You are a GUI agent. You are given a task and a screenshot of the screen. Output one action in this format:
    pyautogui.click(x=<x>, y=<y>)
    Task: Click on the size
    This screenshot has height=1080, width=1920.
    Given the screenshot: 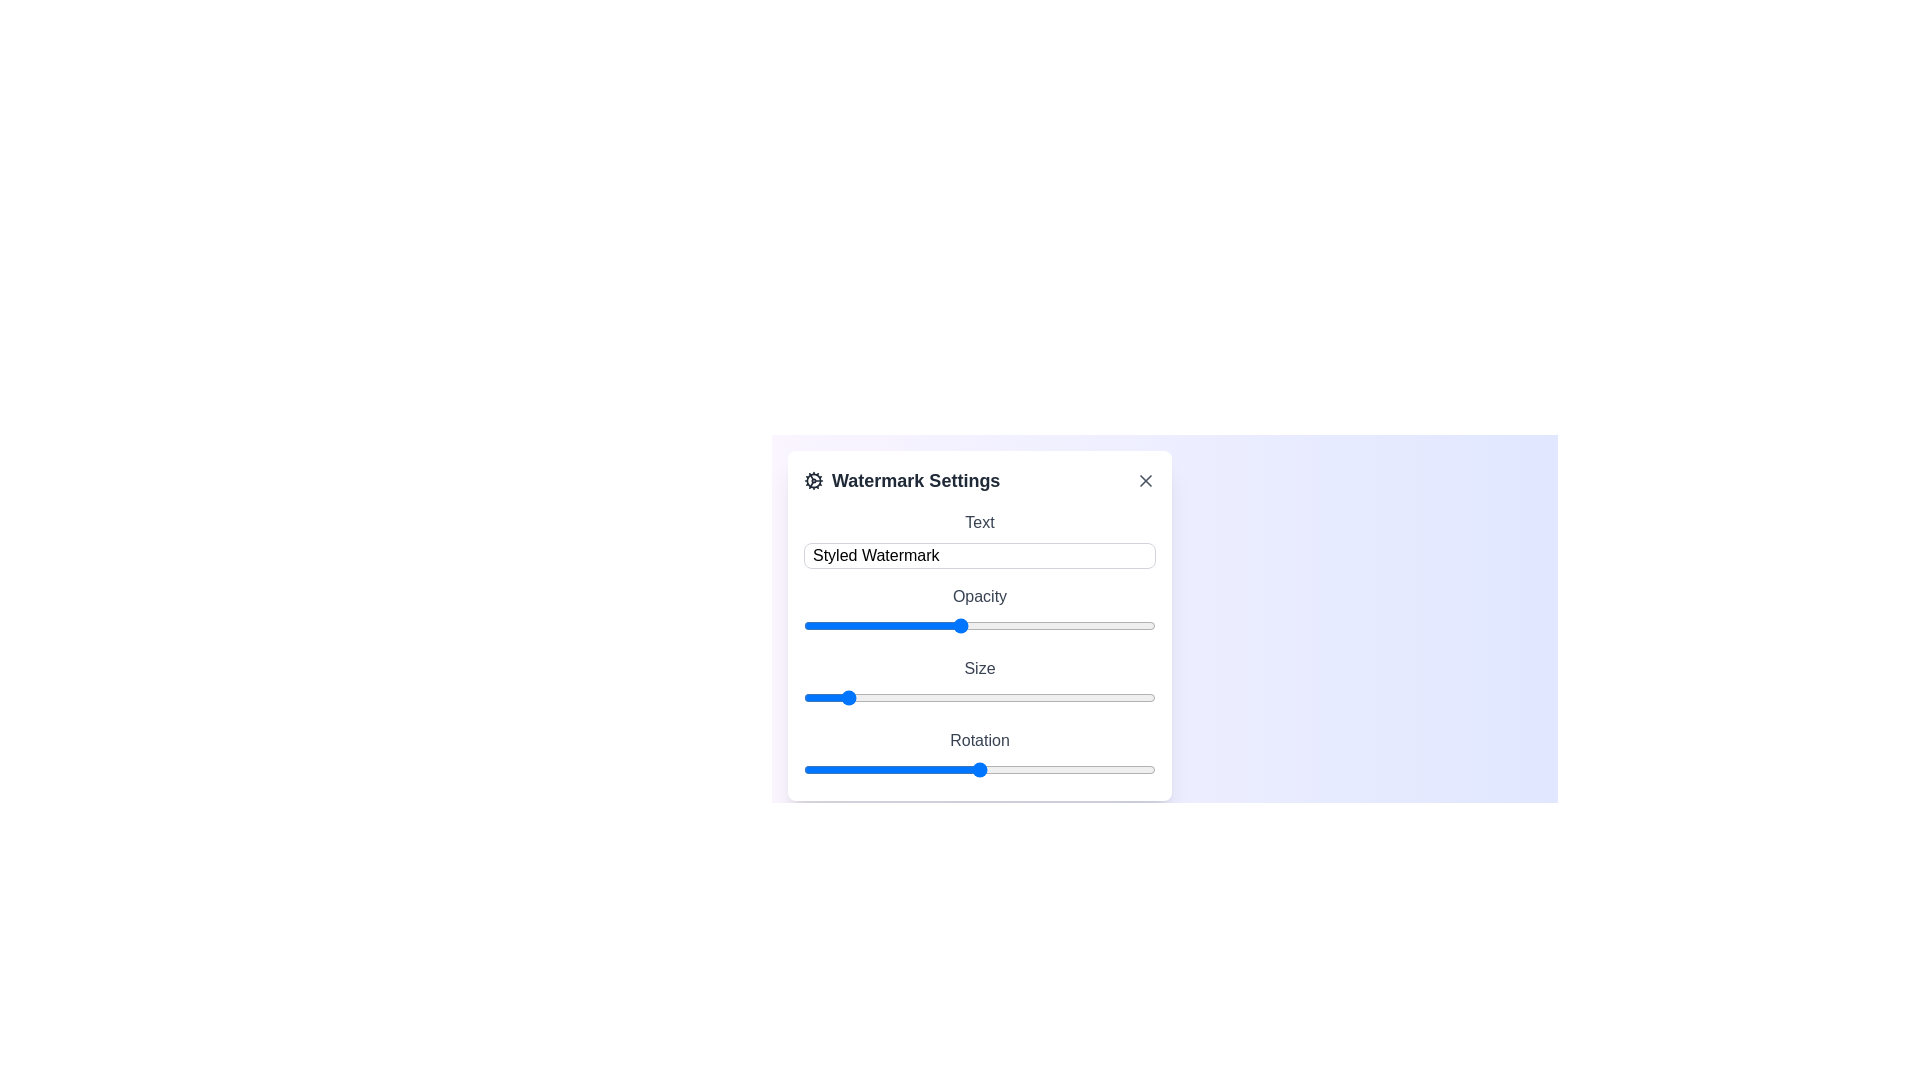 What is the action you would take?
    pyautogui.click(x=910, y=697)
    